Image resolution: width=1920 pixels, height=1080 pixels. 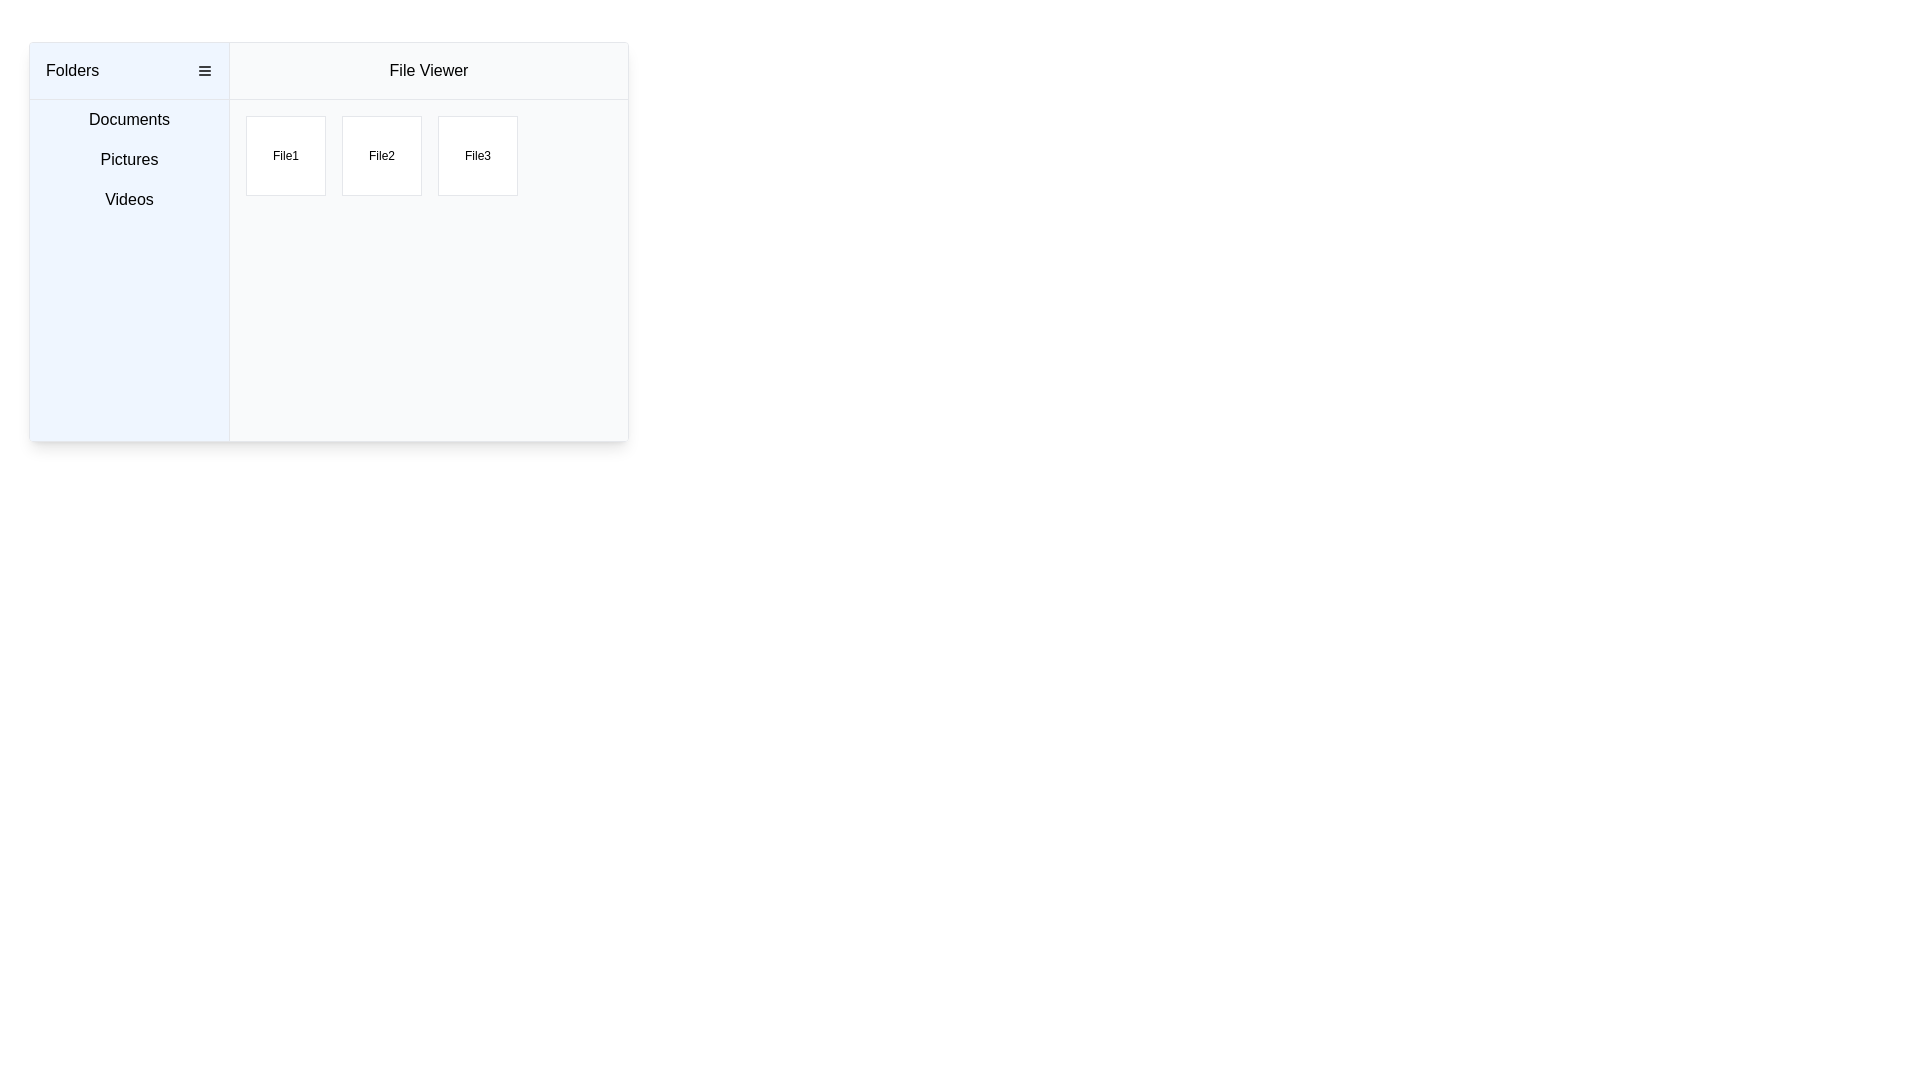 What do you see at coordinates (128, 119) in the screenshot?
I see `the 'Documents' menu item located at the top of the left sidebar labeled 'Folders'` at bounding box center [128, 119].